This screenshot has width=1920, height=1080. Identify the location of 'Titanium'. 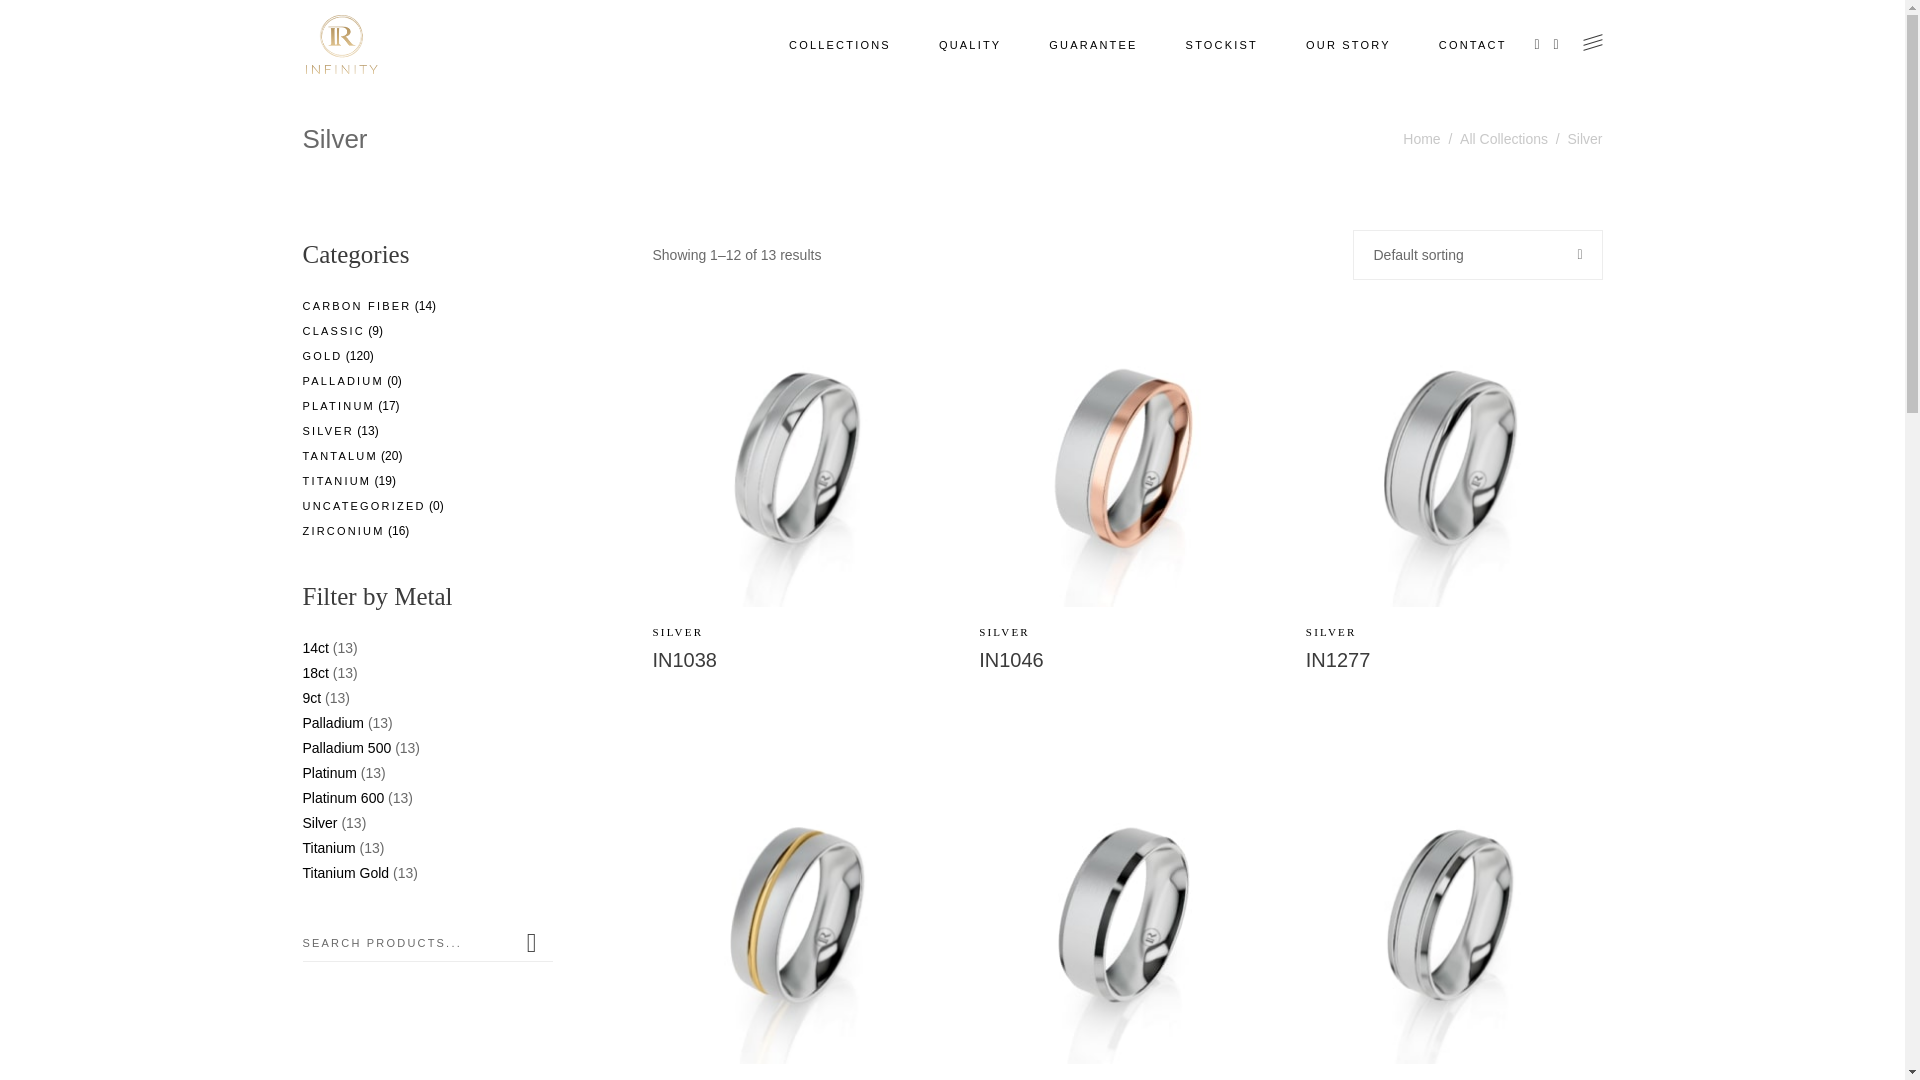
(328, 848).